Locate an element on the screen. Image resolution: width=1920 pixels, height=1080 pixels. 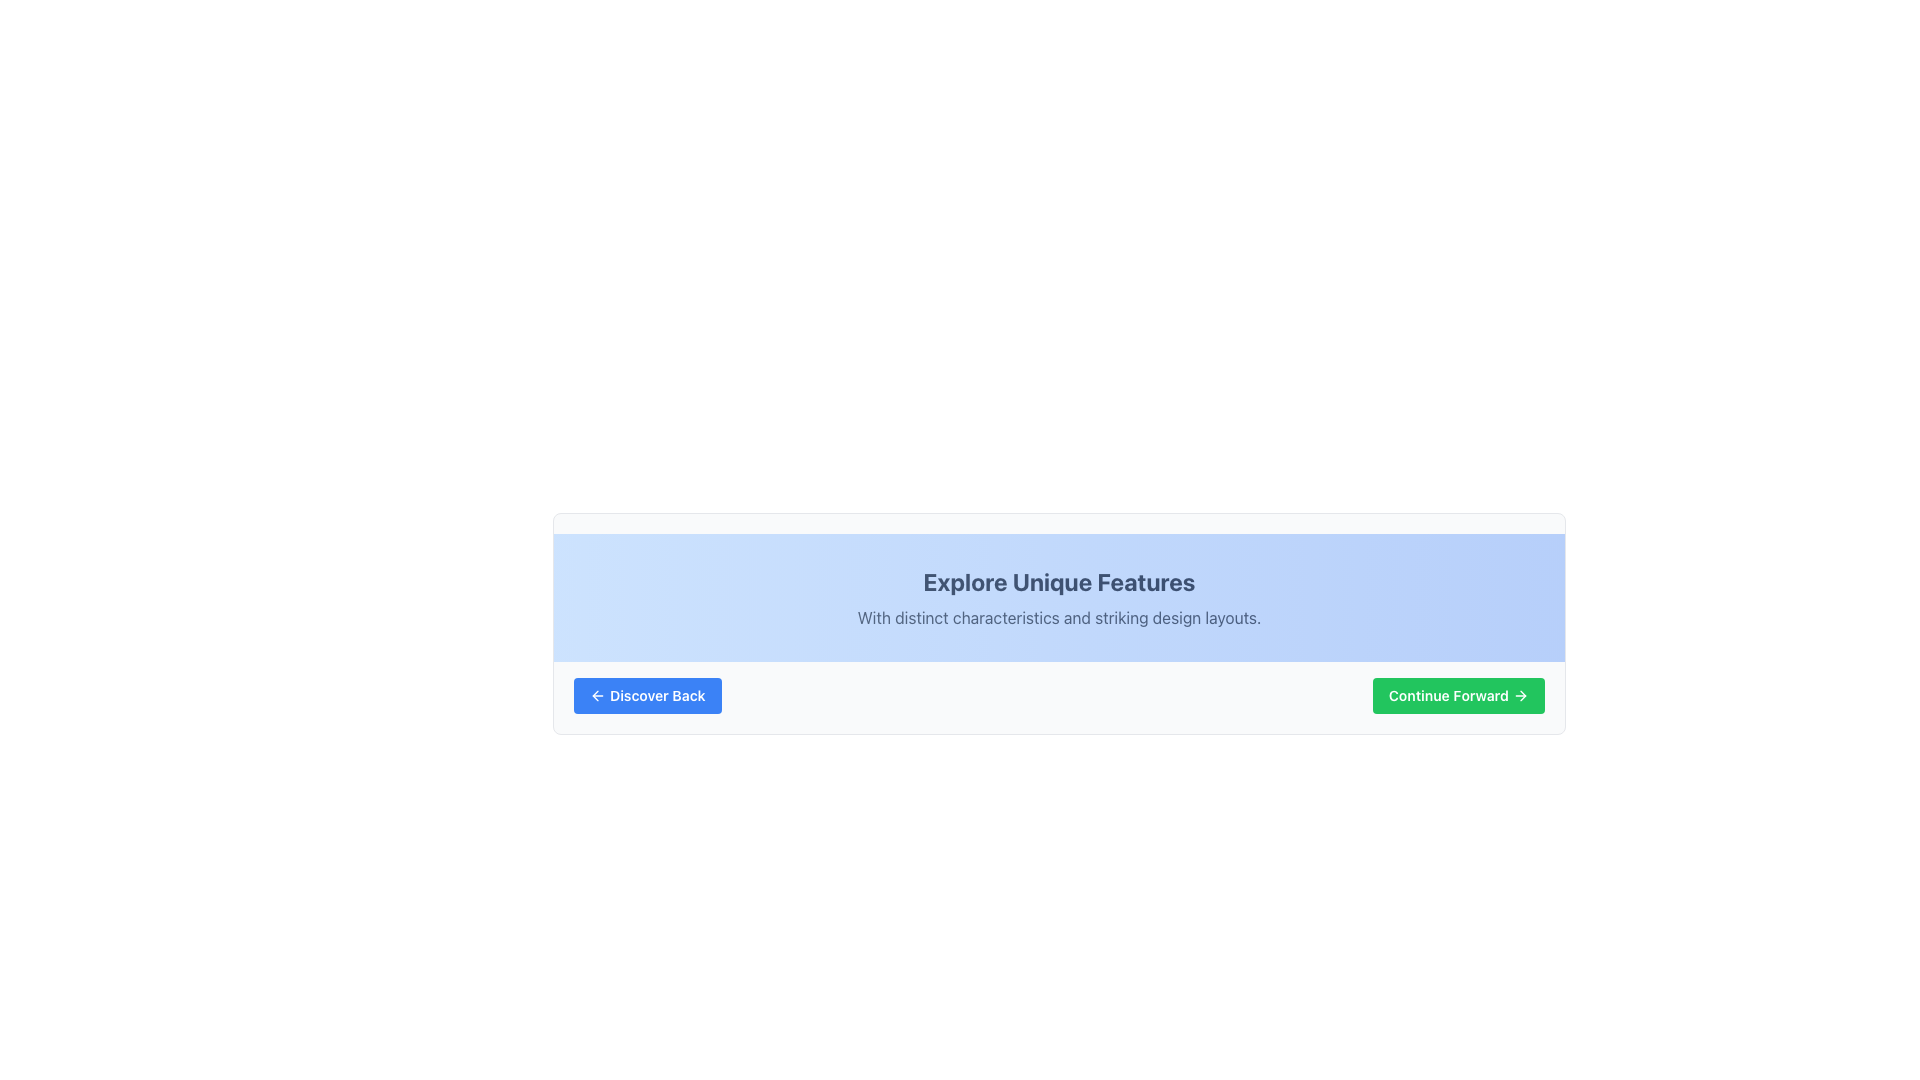
the button located to the right of the 'Discover Back' button at the bottom-right of the interface is located at coordinates (1458, 694).